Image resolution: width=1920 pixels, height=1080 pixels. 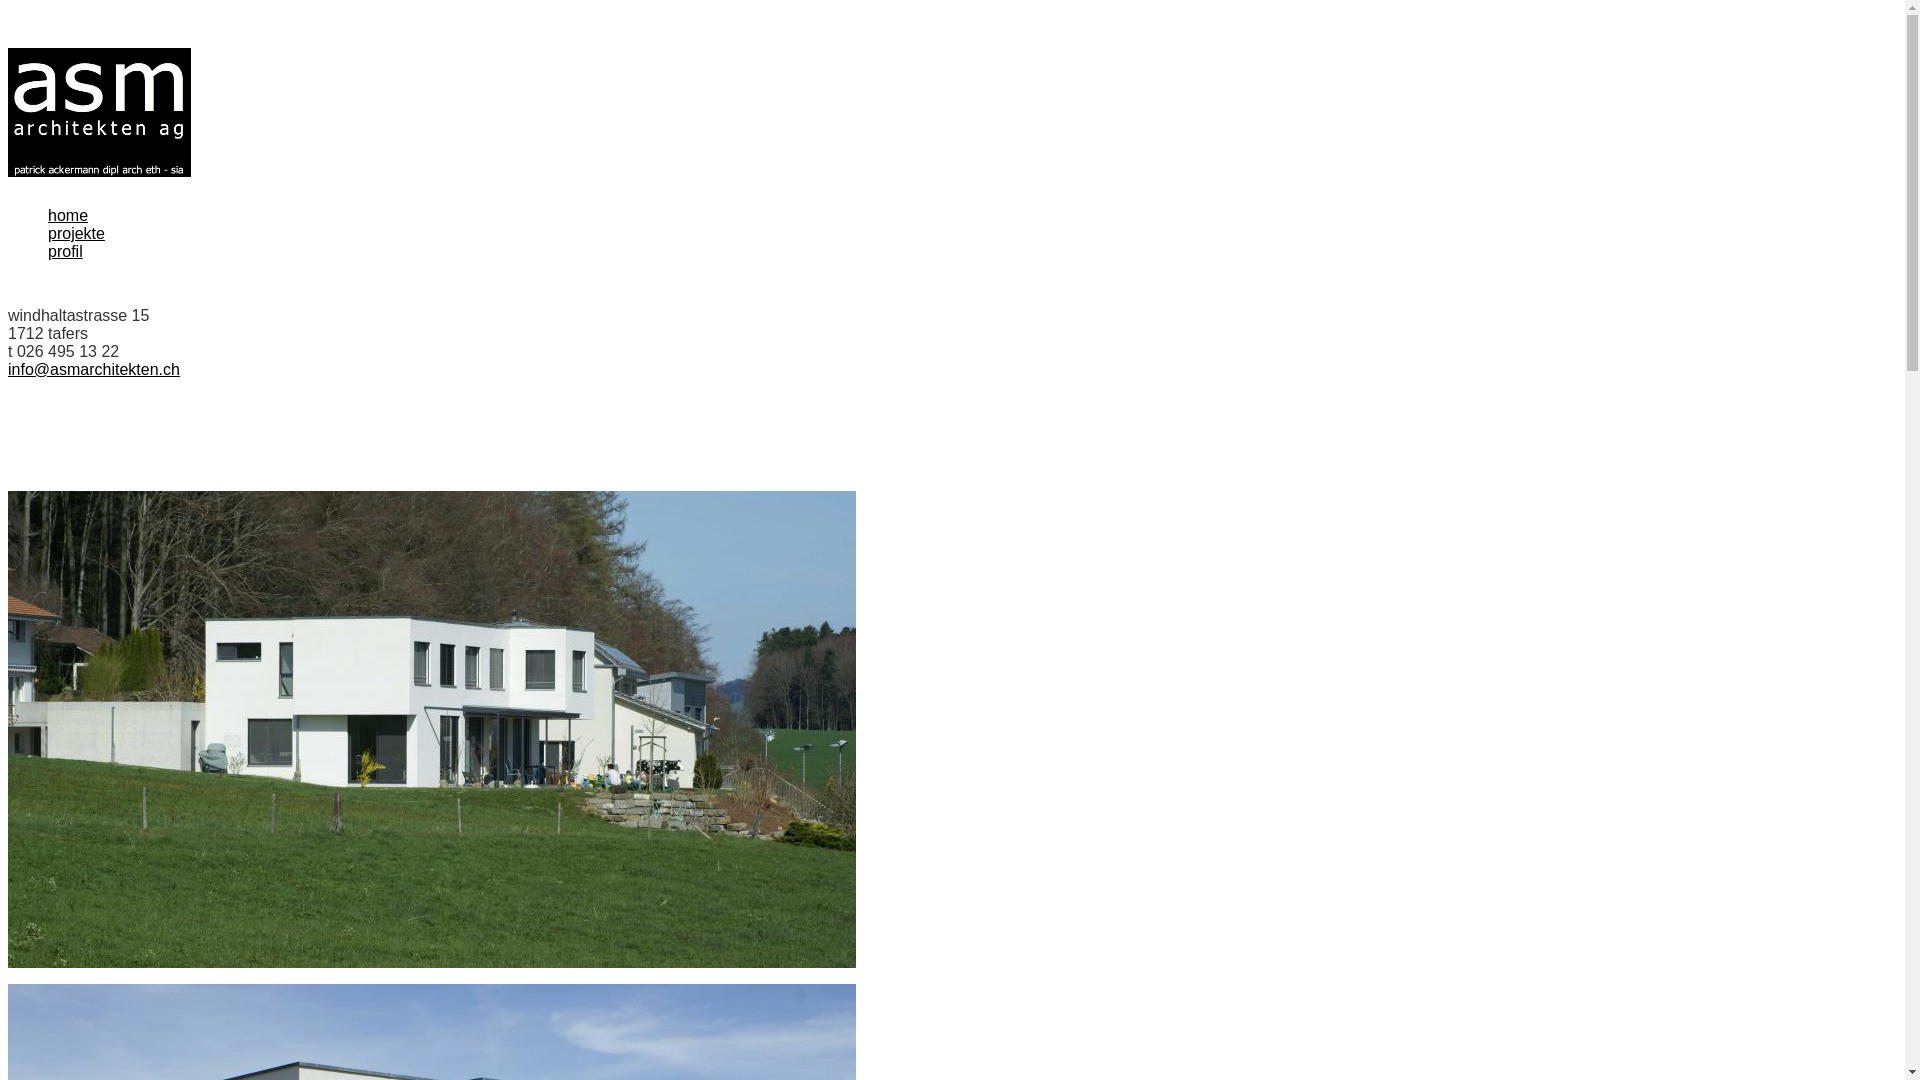 What do you see at coordinates (98, 112) in the screenshot?
I see `'Startseite'` at bounding box center [98, 112].